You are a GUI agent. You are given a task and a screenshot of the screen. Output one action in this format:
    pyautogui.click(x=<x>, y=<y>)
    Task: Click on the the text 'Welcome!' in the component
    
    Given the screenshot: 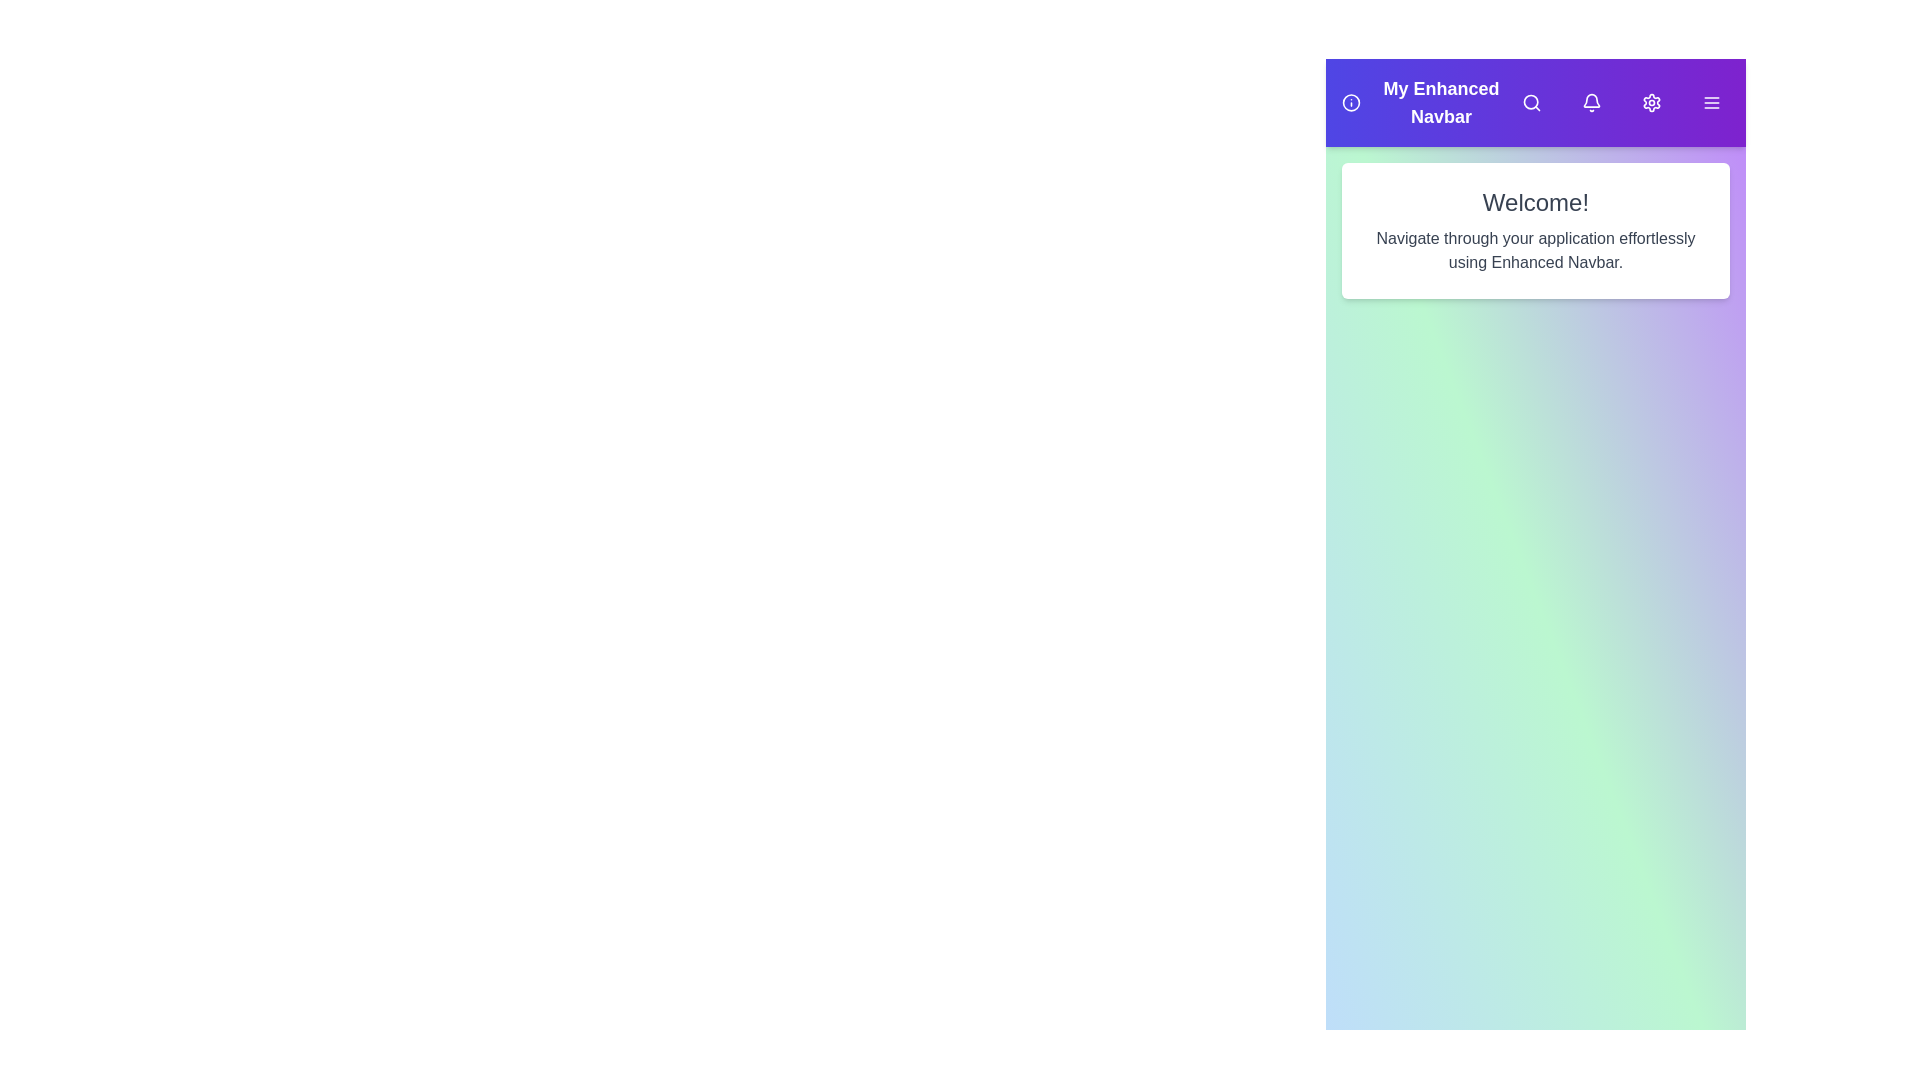 What is the action you would take?
    pyautogui.click(x=1535, y=203)
    